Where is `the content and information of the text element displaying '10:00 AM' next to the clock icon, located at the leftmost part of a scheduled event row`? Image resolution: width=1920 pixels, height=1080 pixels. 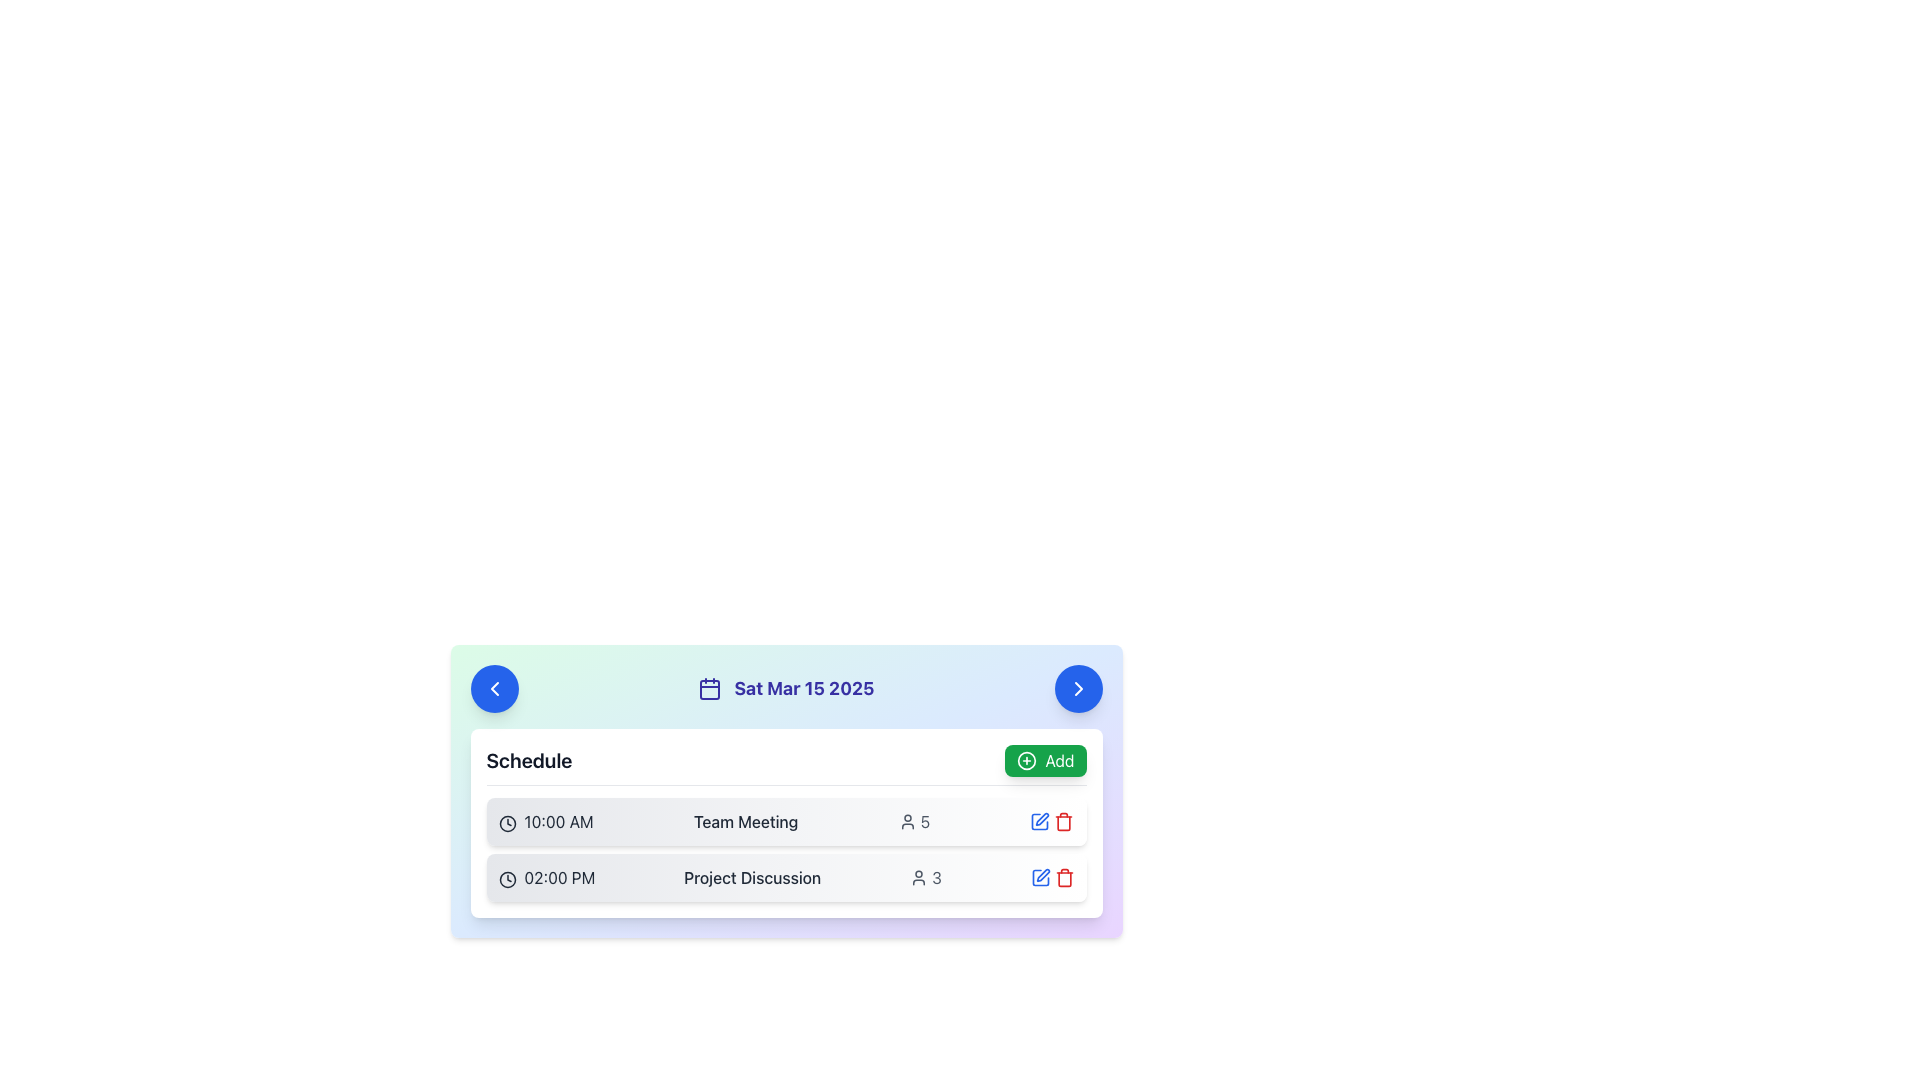
the content and information of the text element displaying '10:00 AM' next to the clock icon, located at the leftmost part of a scheduled event row is located at coordinates (546, 821).